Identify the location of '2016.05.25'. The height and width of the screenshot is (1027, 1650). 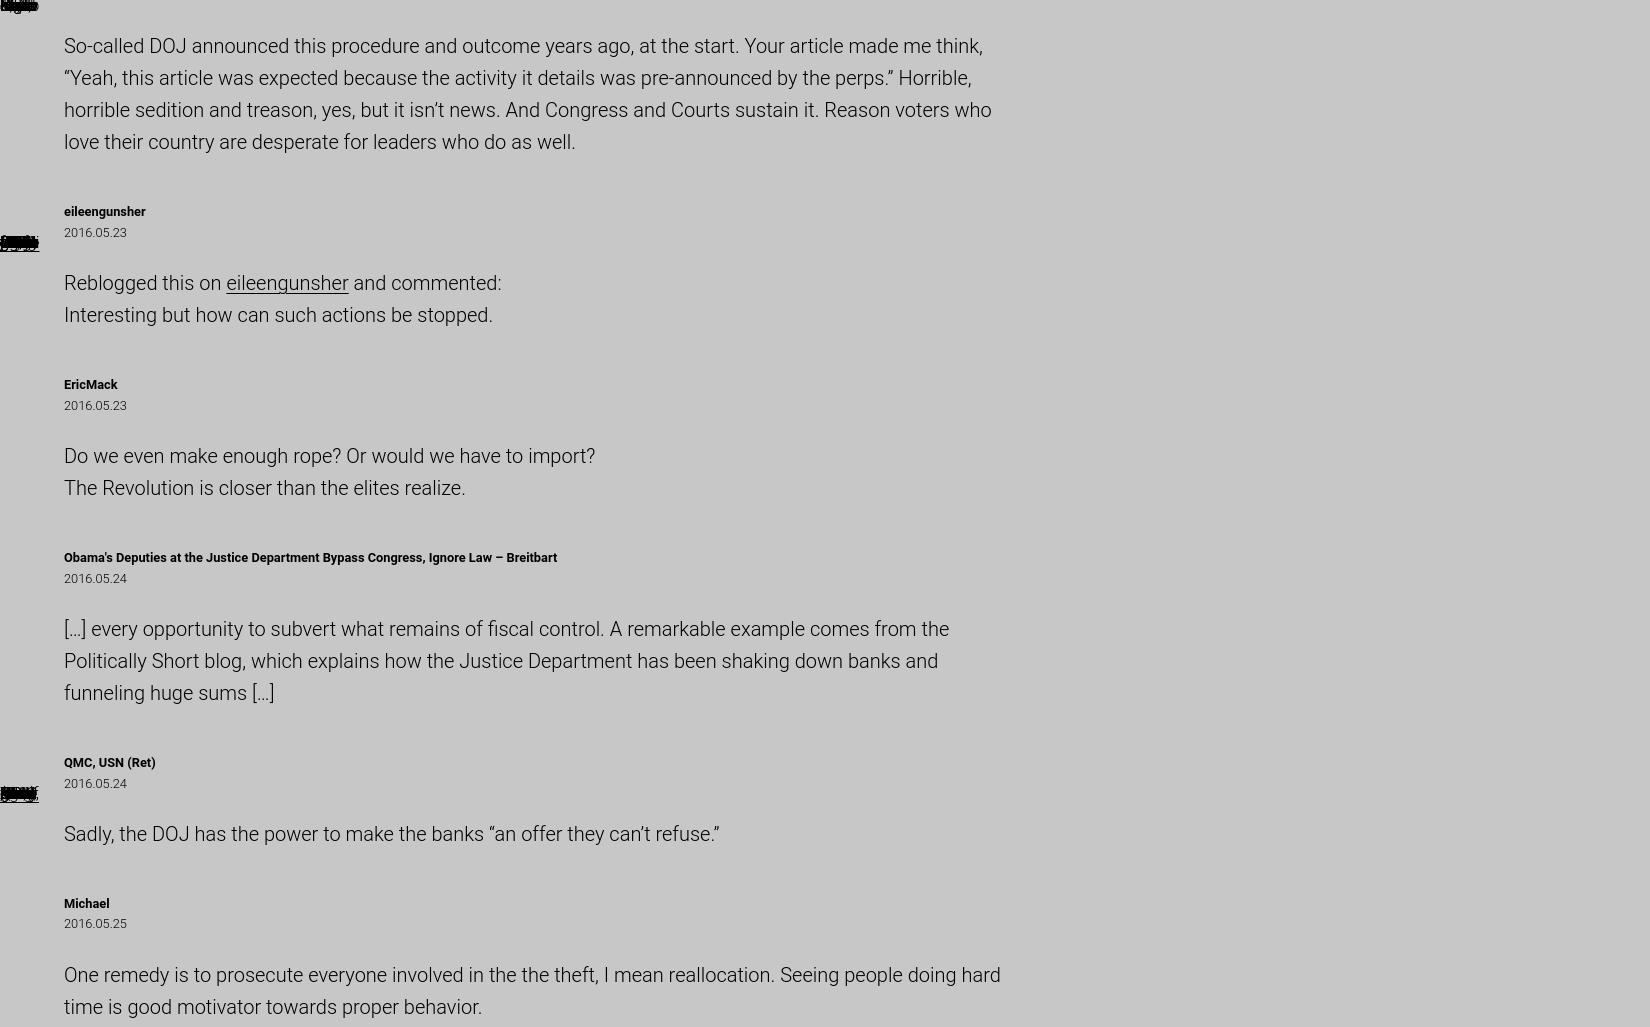
(95, 923).